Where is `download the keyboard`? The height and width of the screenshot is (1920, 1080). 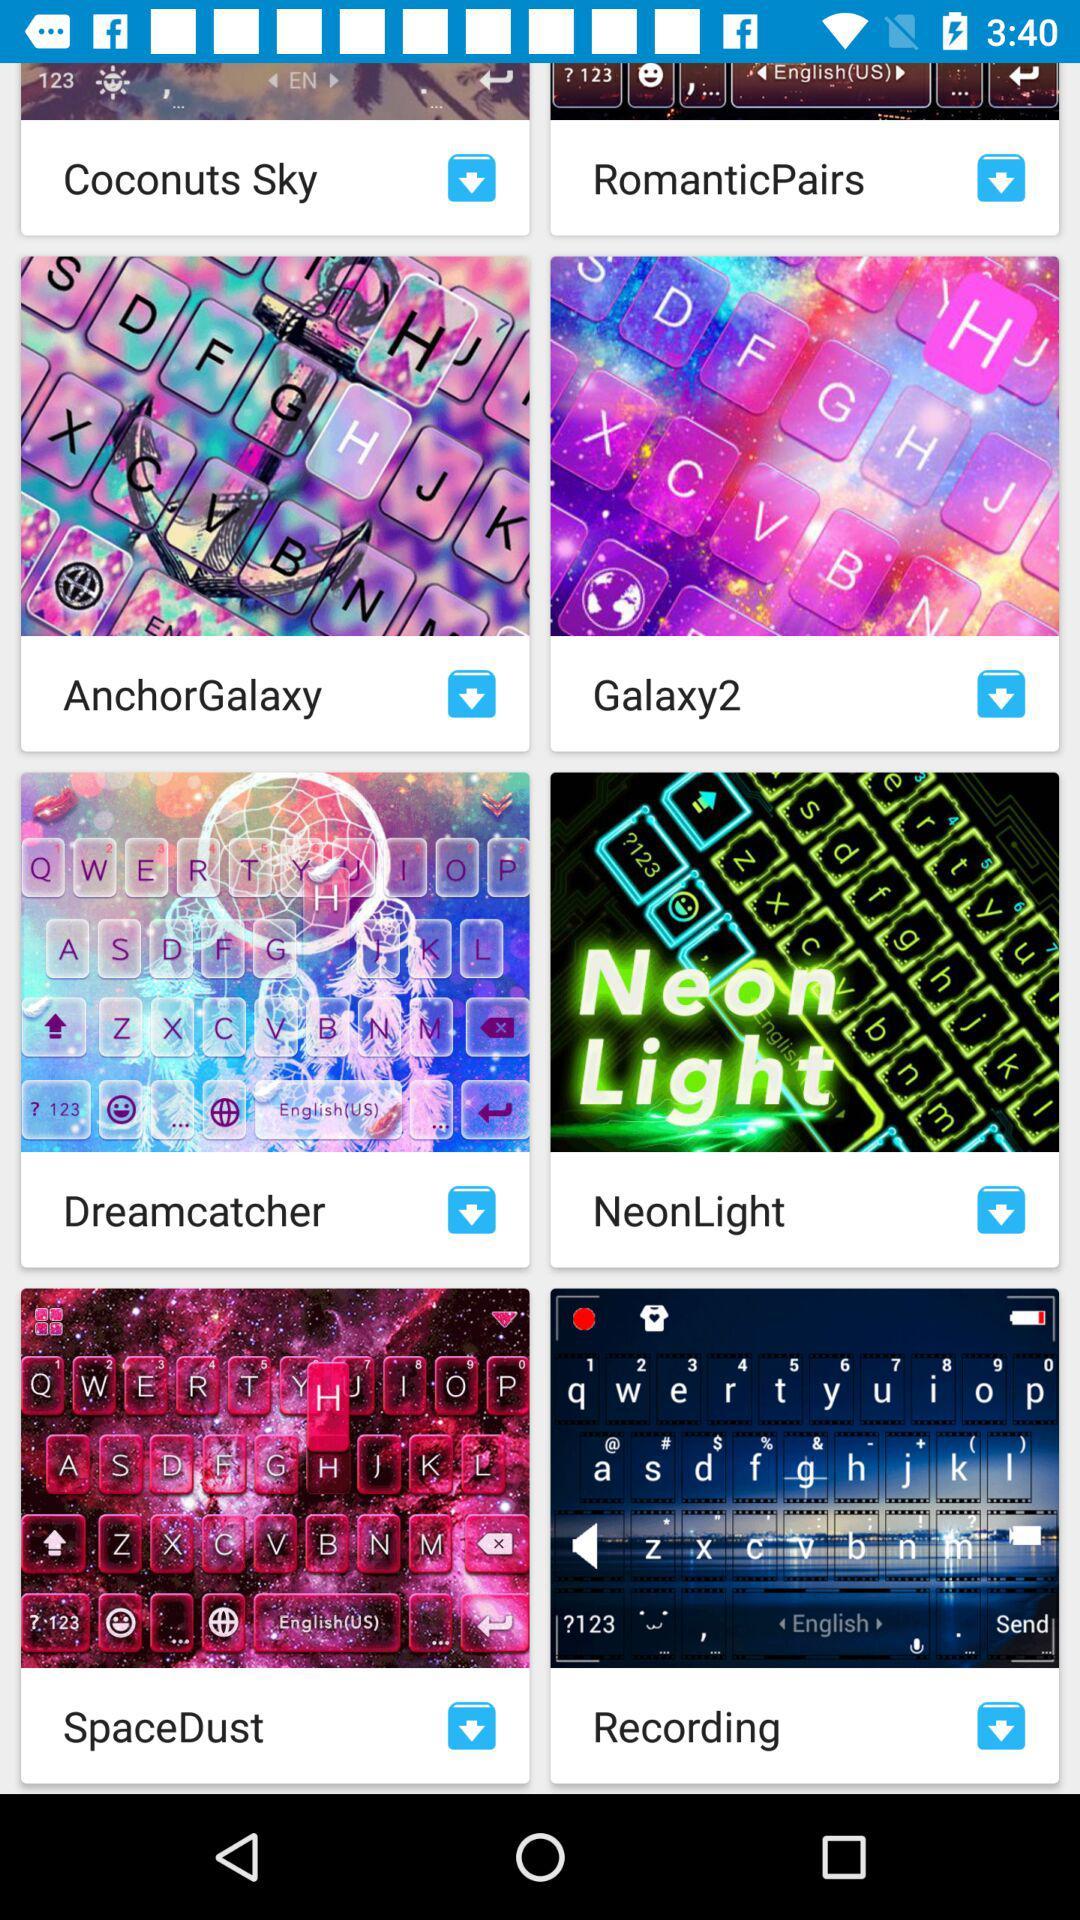 download the keyboard is located at coordinates (471, 1208).